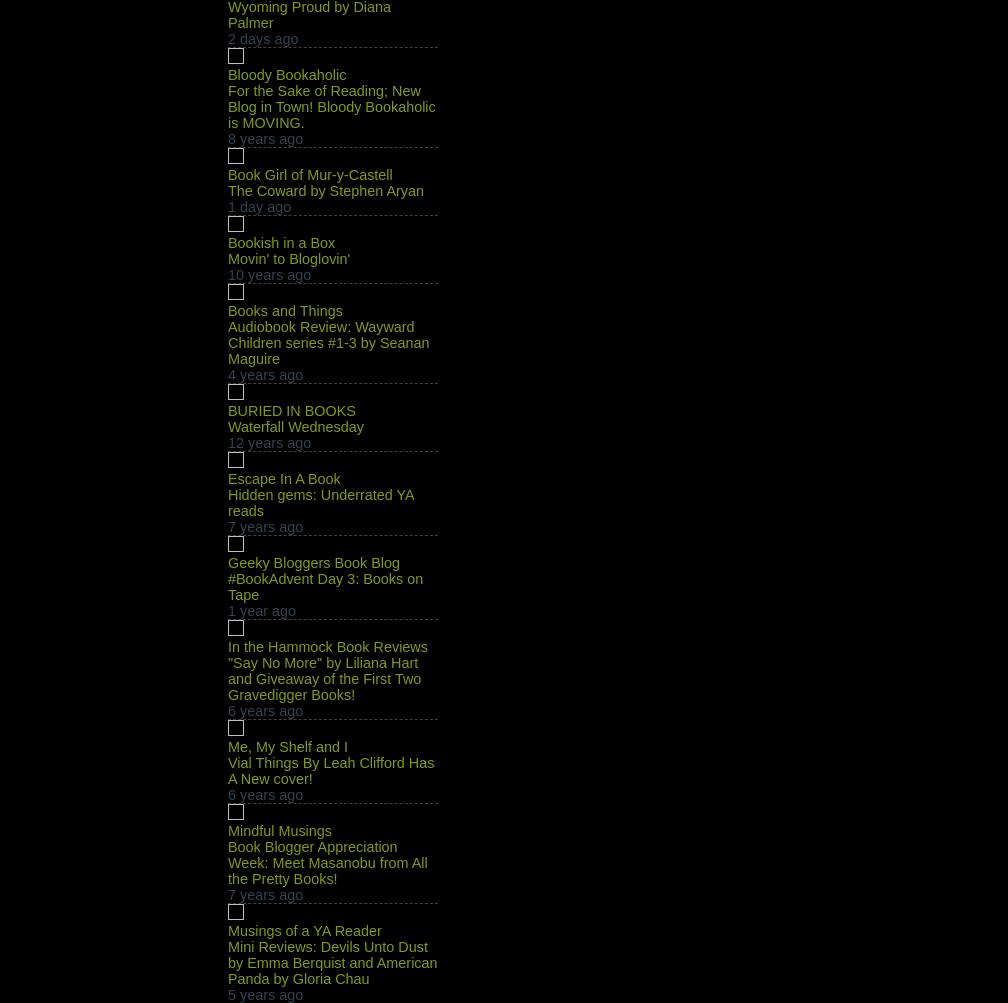 Image resolution: width=1008 pixels, height=1003 pixels. Describe the element at coordinates (286, 75) in the screenshot. I see `'Bloody Bookaholic'` at that location.